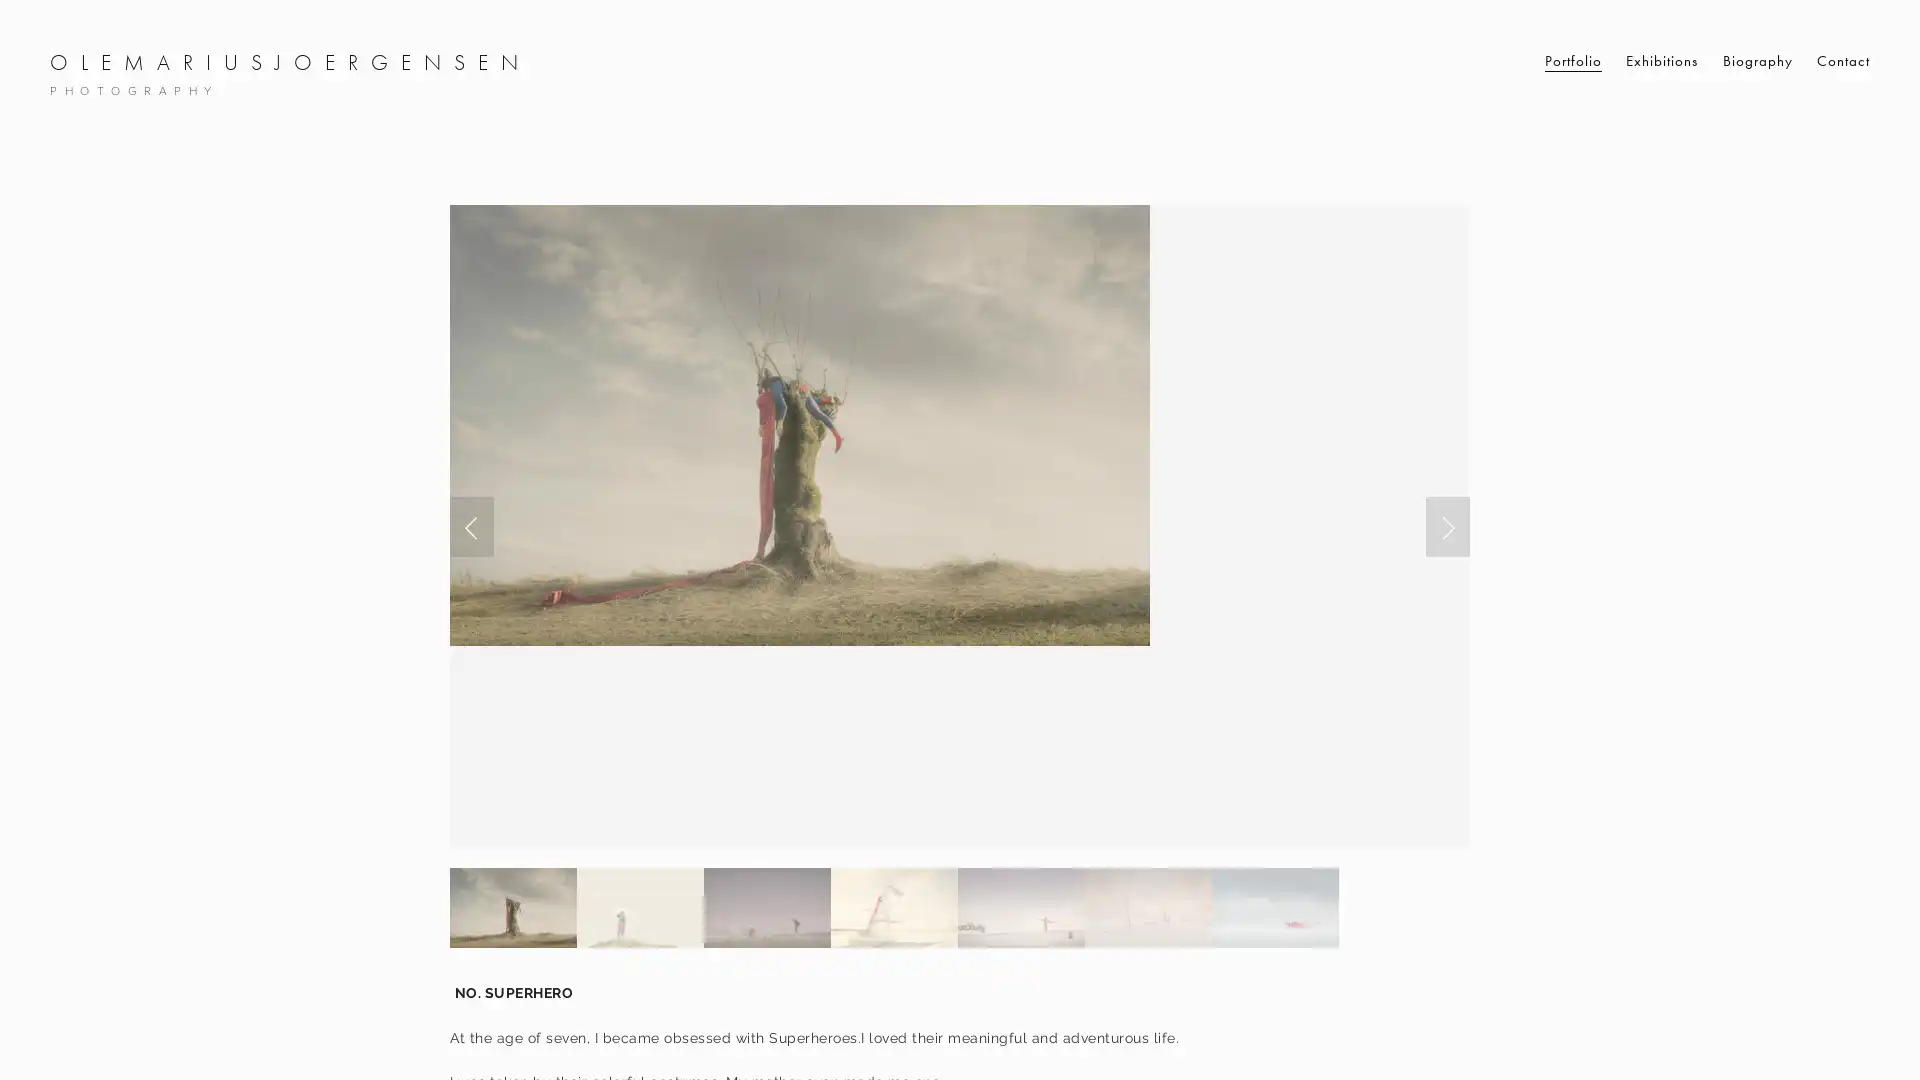 The image size is (1920, 1080). I want to click on Previous Slide, so click(470, 524).